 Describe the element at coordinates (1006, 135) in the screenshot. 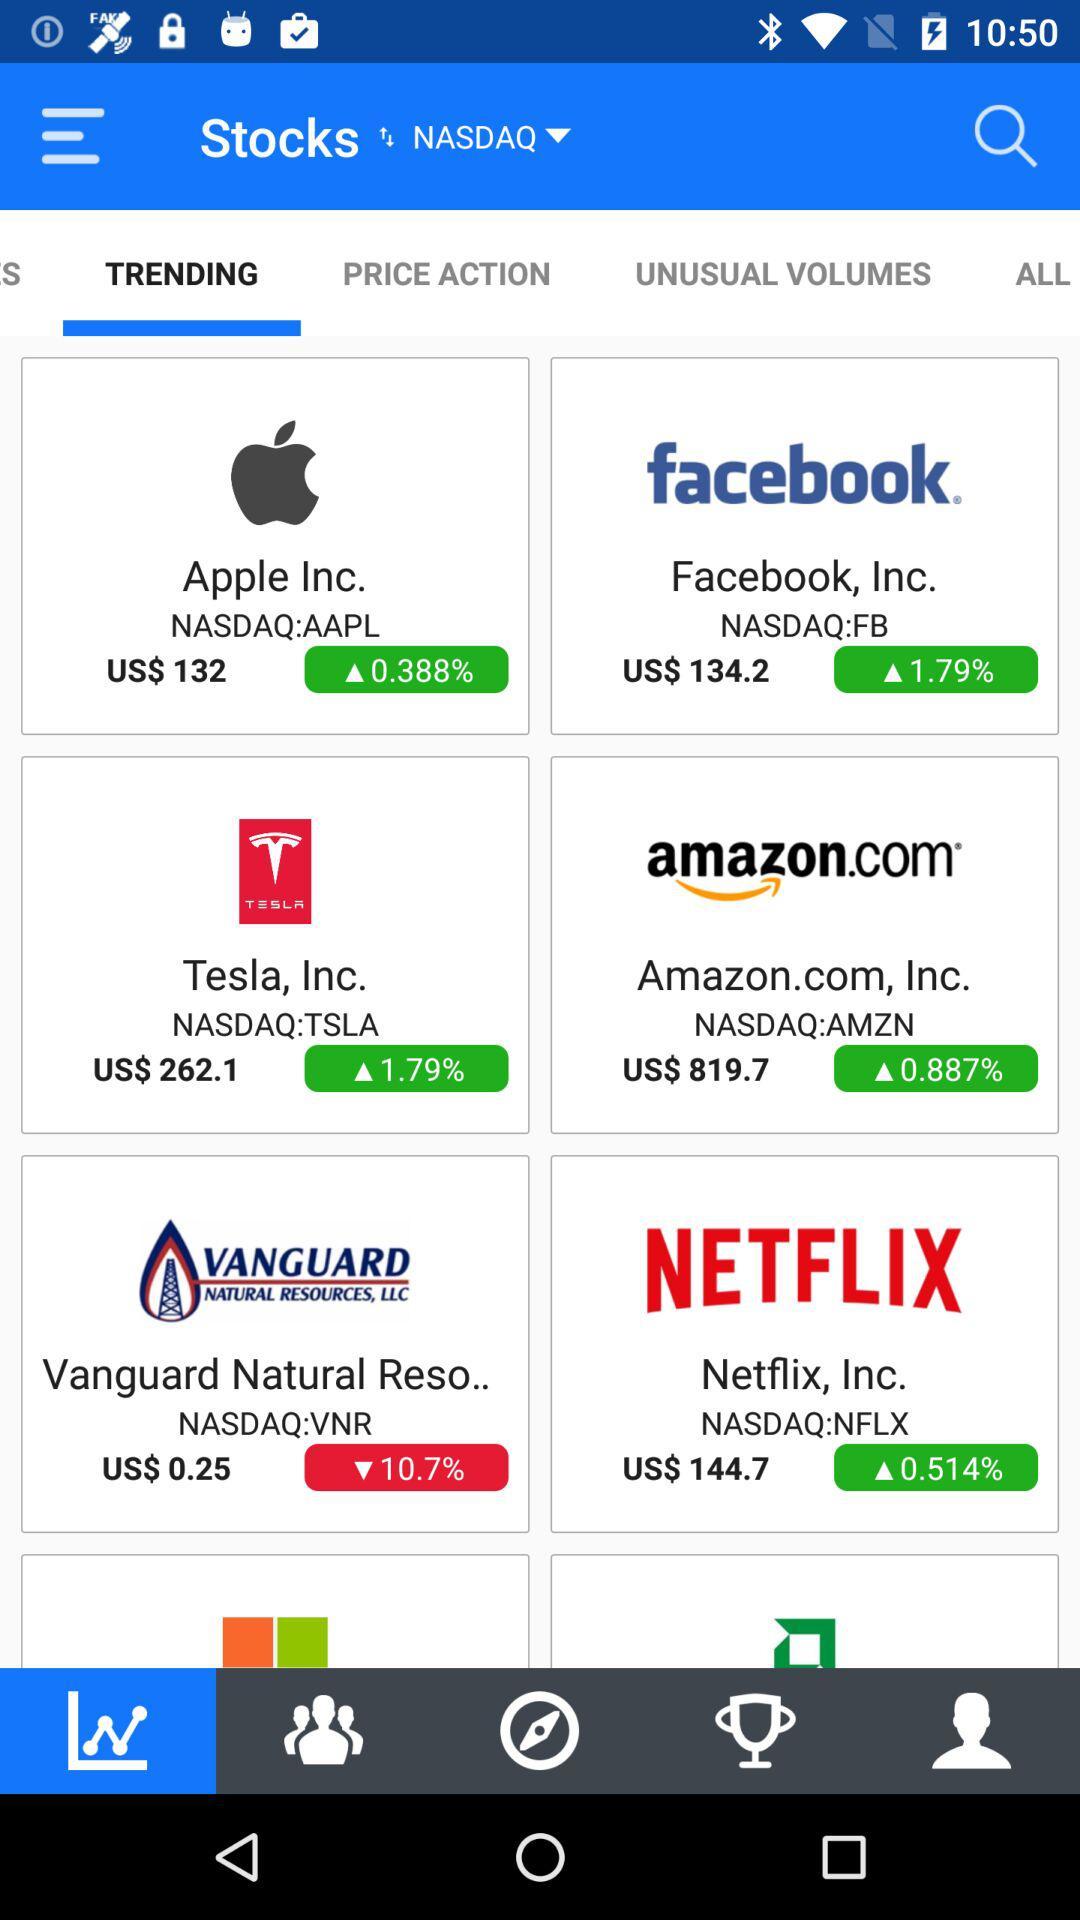

I see `item next to nasdaq icon` at that location.